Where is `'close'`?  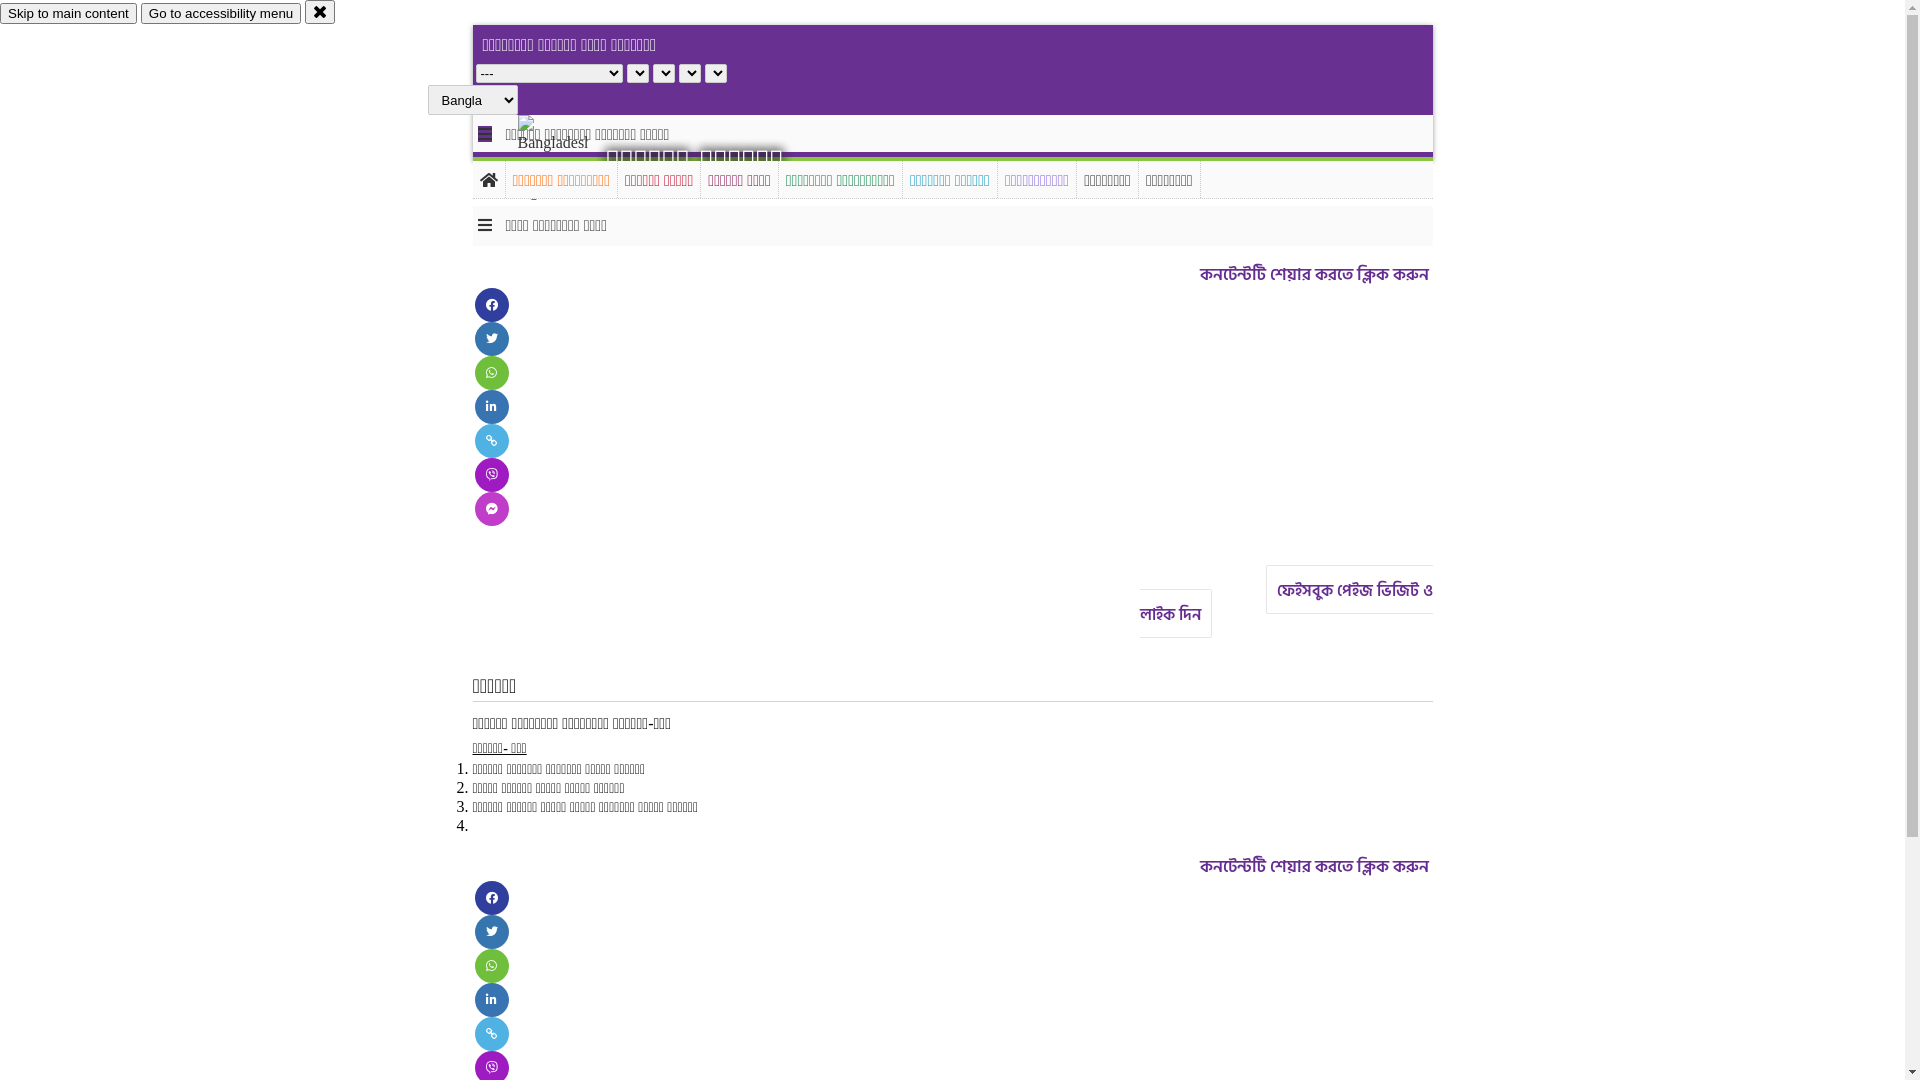
'close' is located at coordinates (320, 11).